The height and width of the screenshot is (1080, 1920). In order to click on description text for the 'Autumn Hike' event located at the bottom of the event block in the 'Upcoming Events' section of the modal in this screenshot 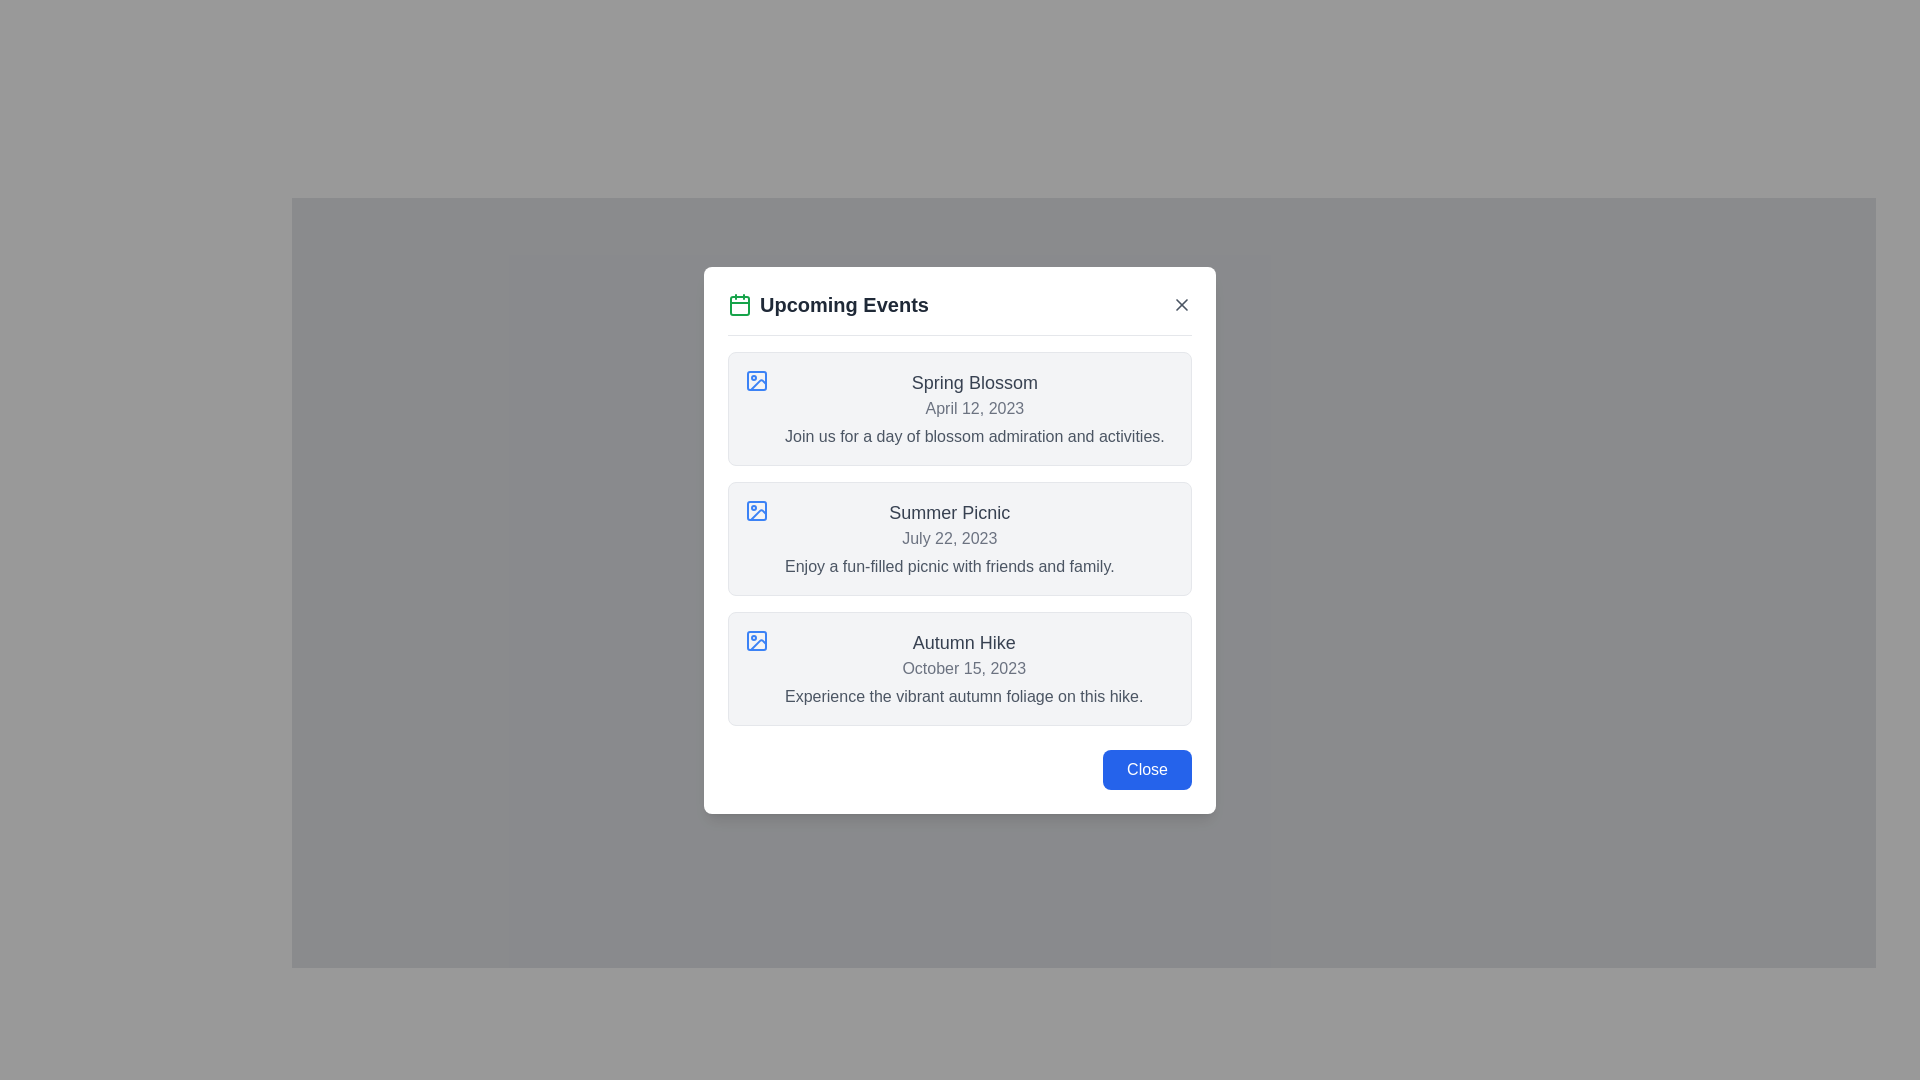, I will do `click(964, 695)`.